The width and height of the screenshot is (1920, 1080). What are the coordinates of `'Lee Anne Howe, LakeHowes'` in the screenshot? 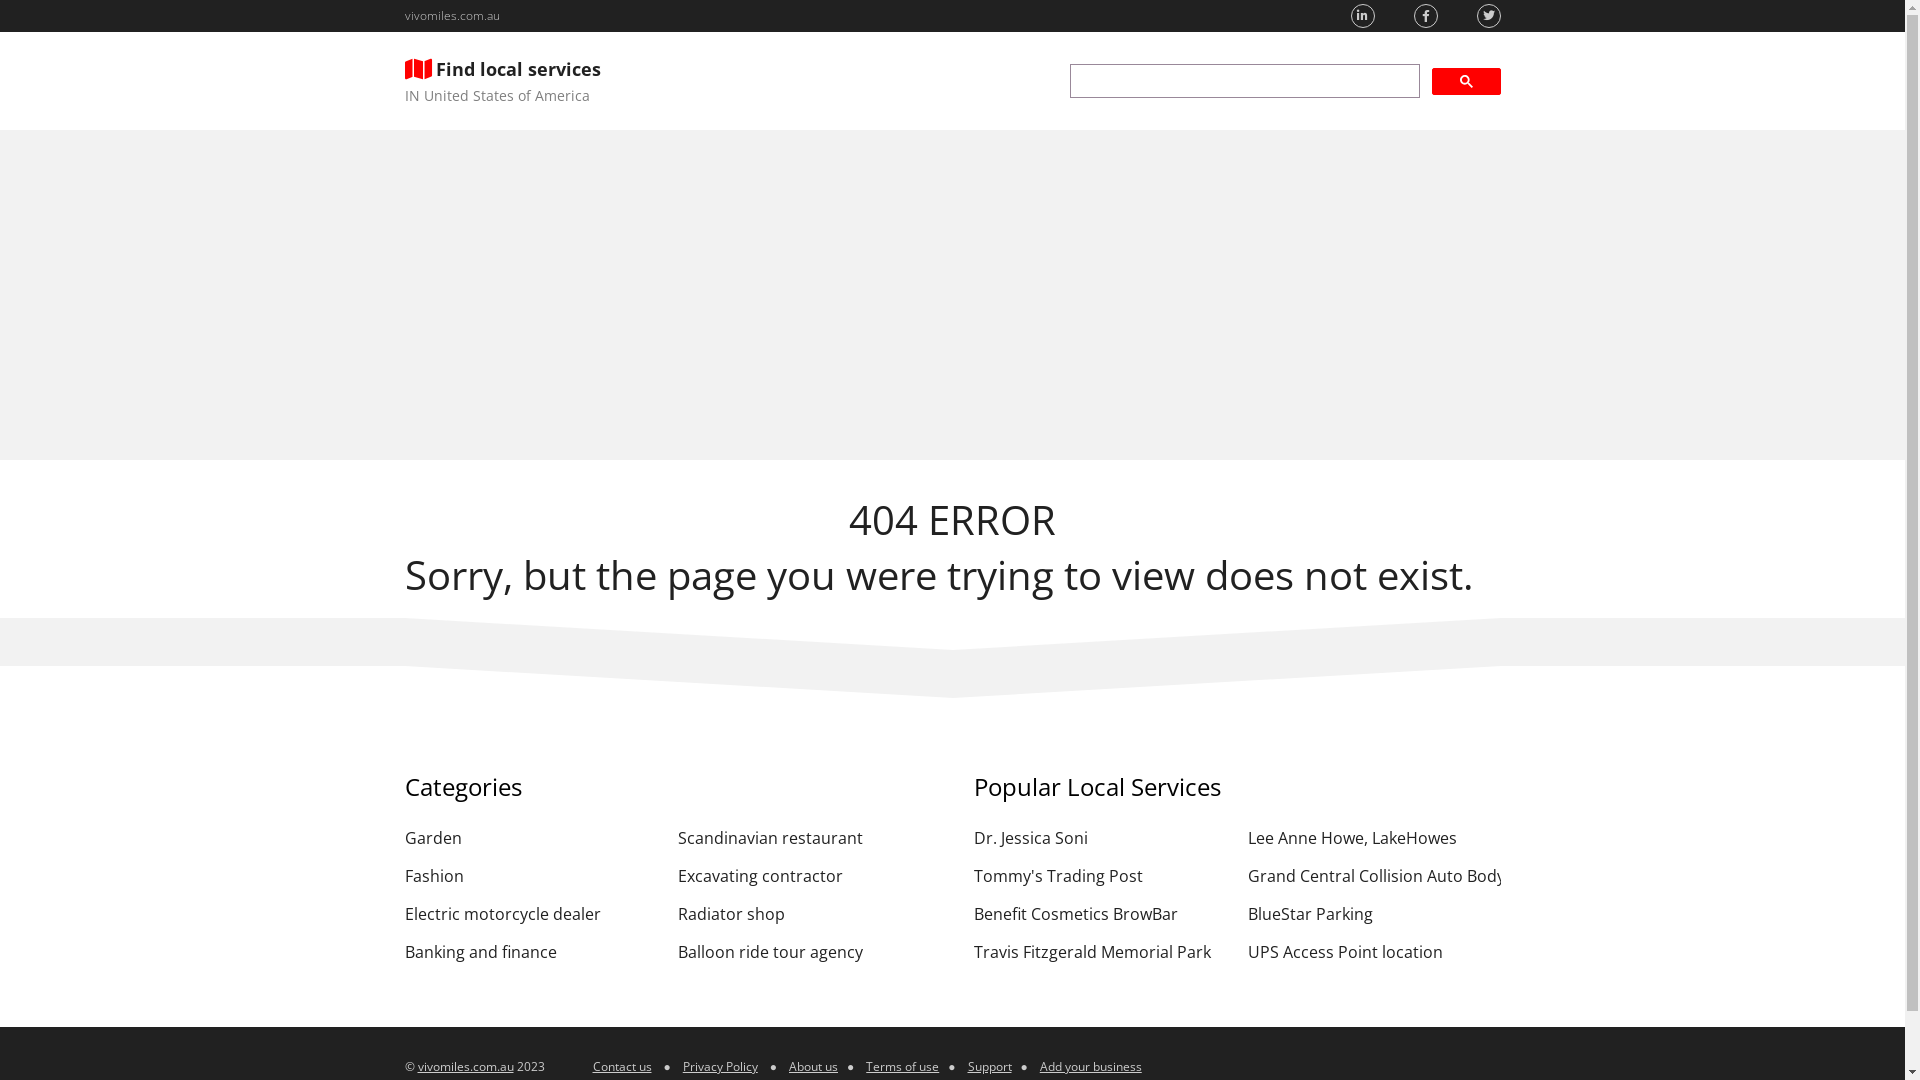 It's located at (1247, 837).